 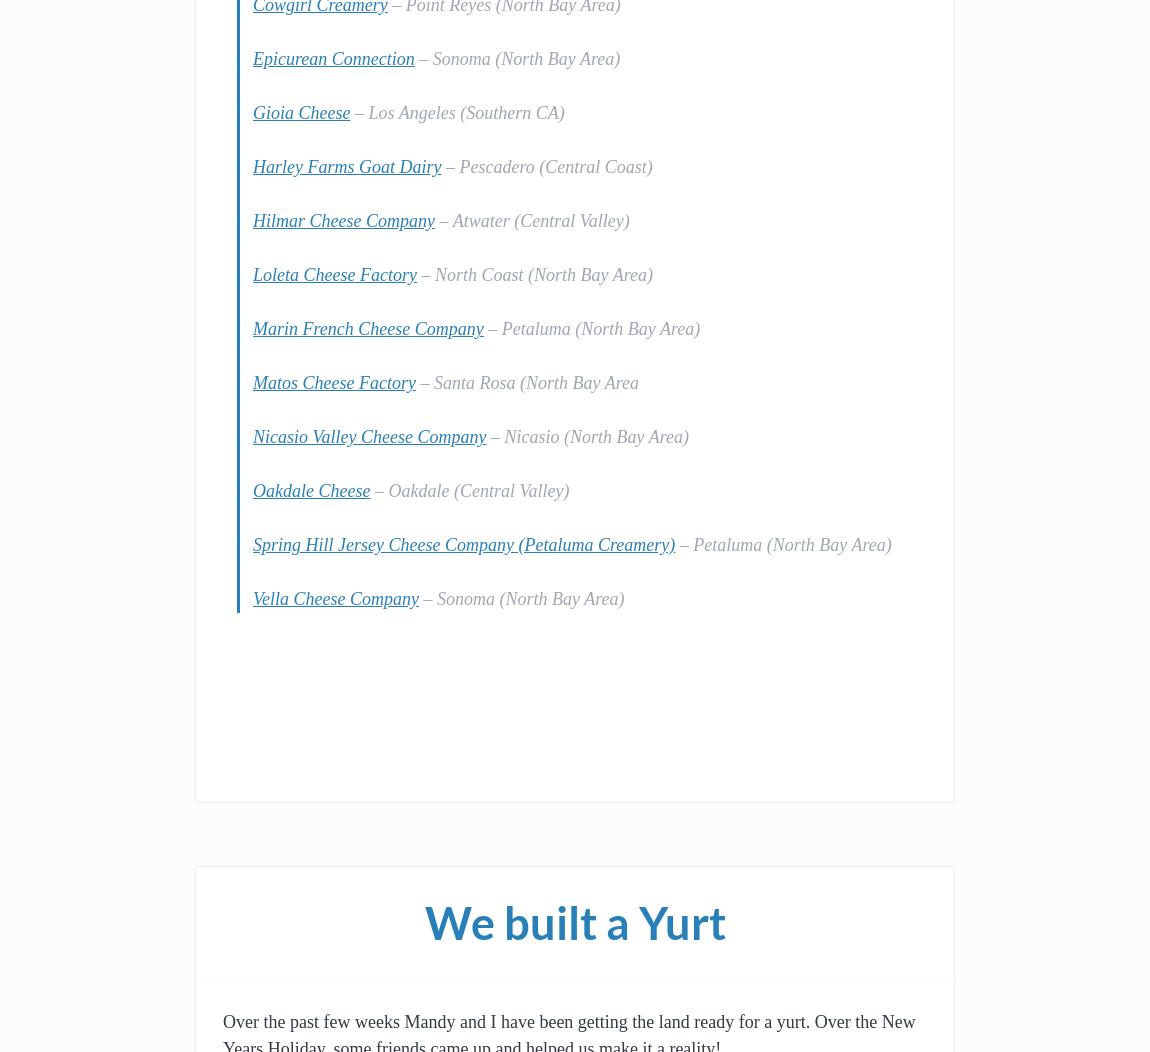 I want to click on '– North Coast (North Bay Area)', so click(x=415, y=274).